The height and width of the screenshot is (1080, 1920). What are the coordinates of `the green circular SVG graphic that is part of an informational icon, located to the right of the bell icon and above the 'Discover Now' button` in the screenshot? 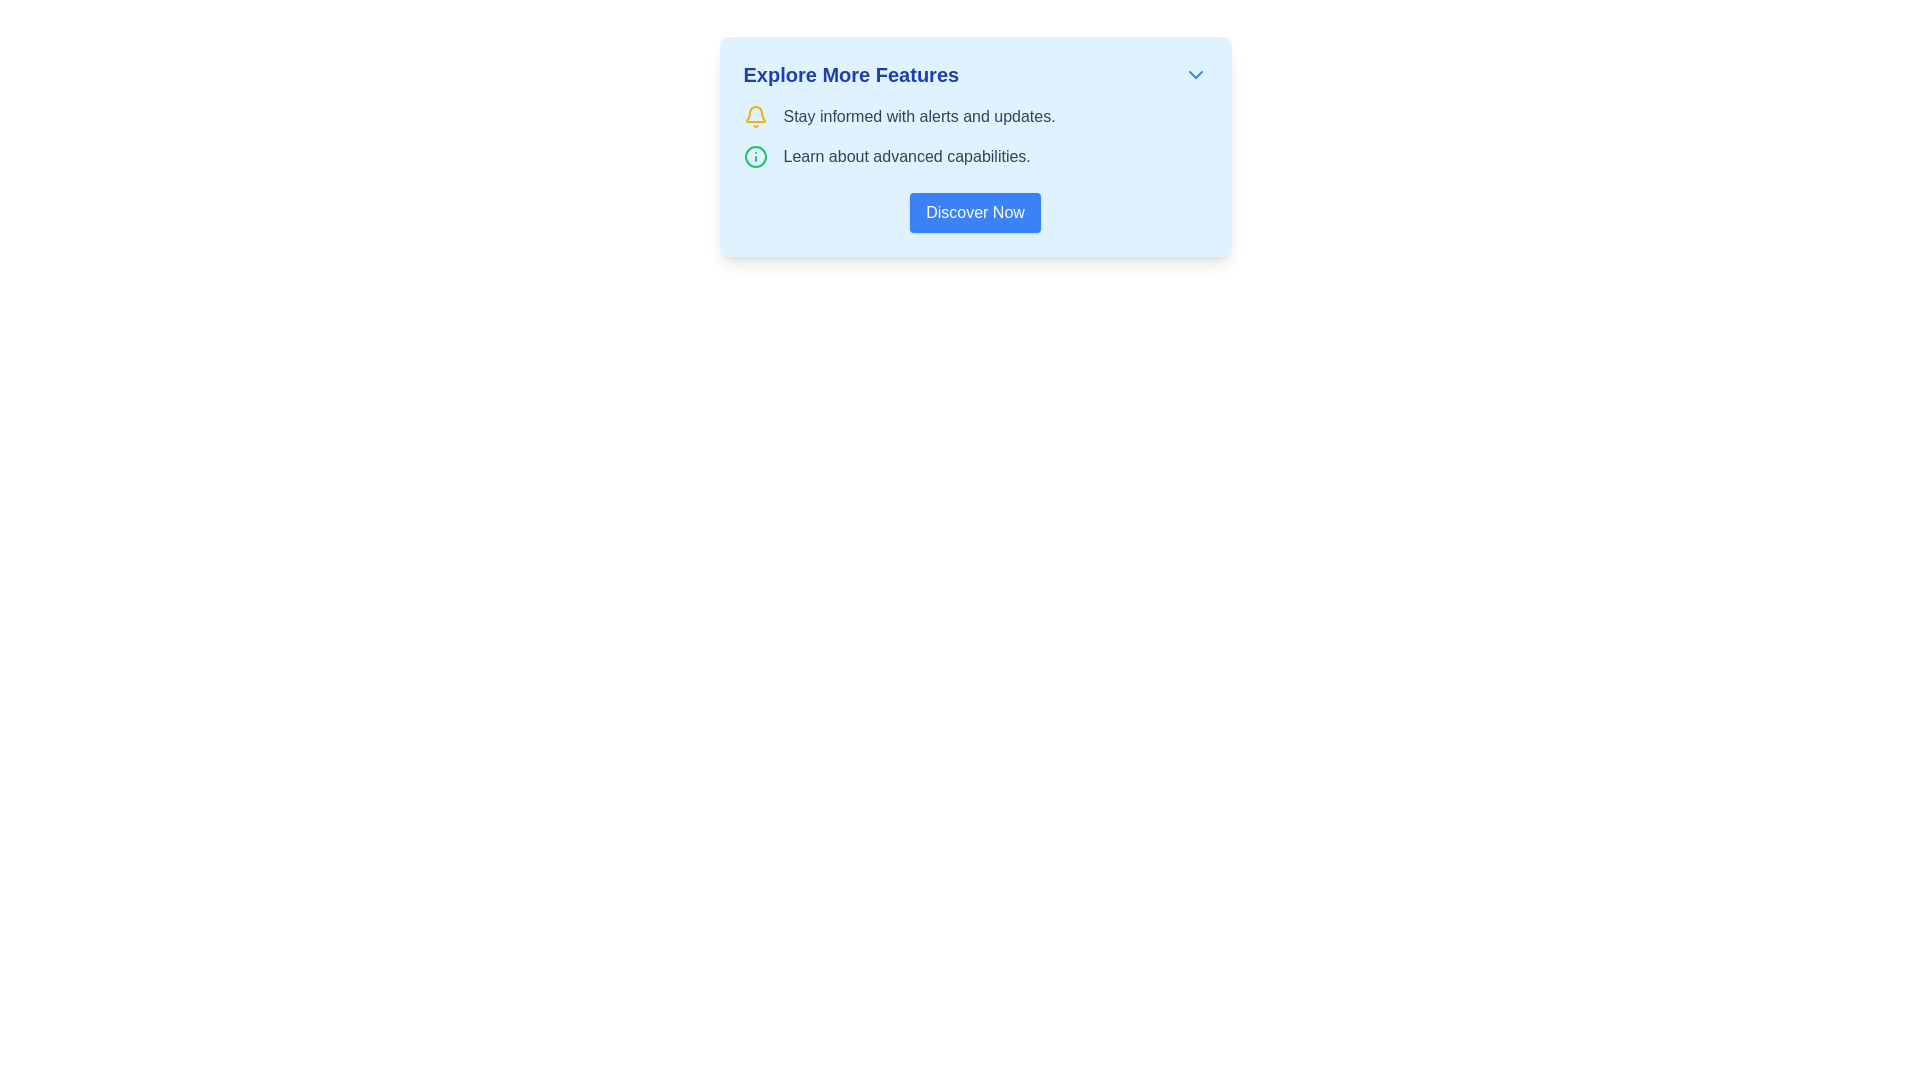 It's located at (754, 156).